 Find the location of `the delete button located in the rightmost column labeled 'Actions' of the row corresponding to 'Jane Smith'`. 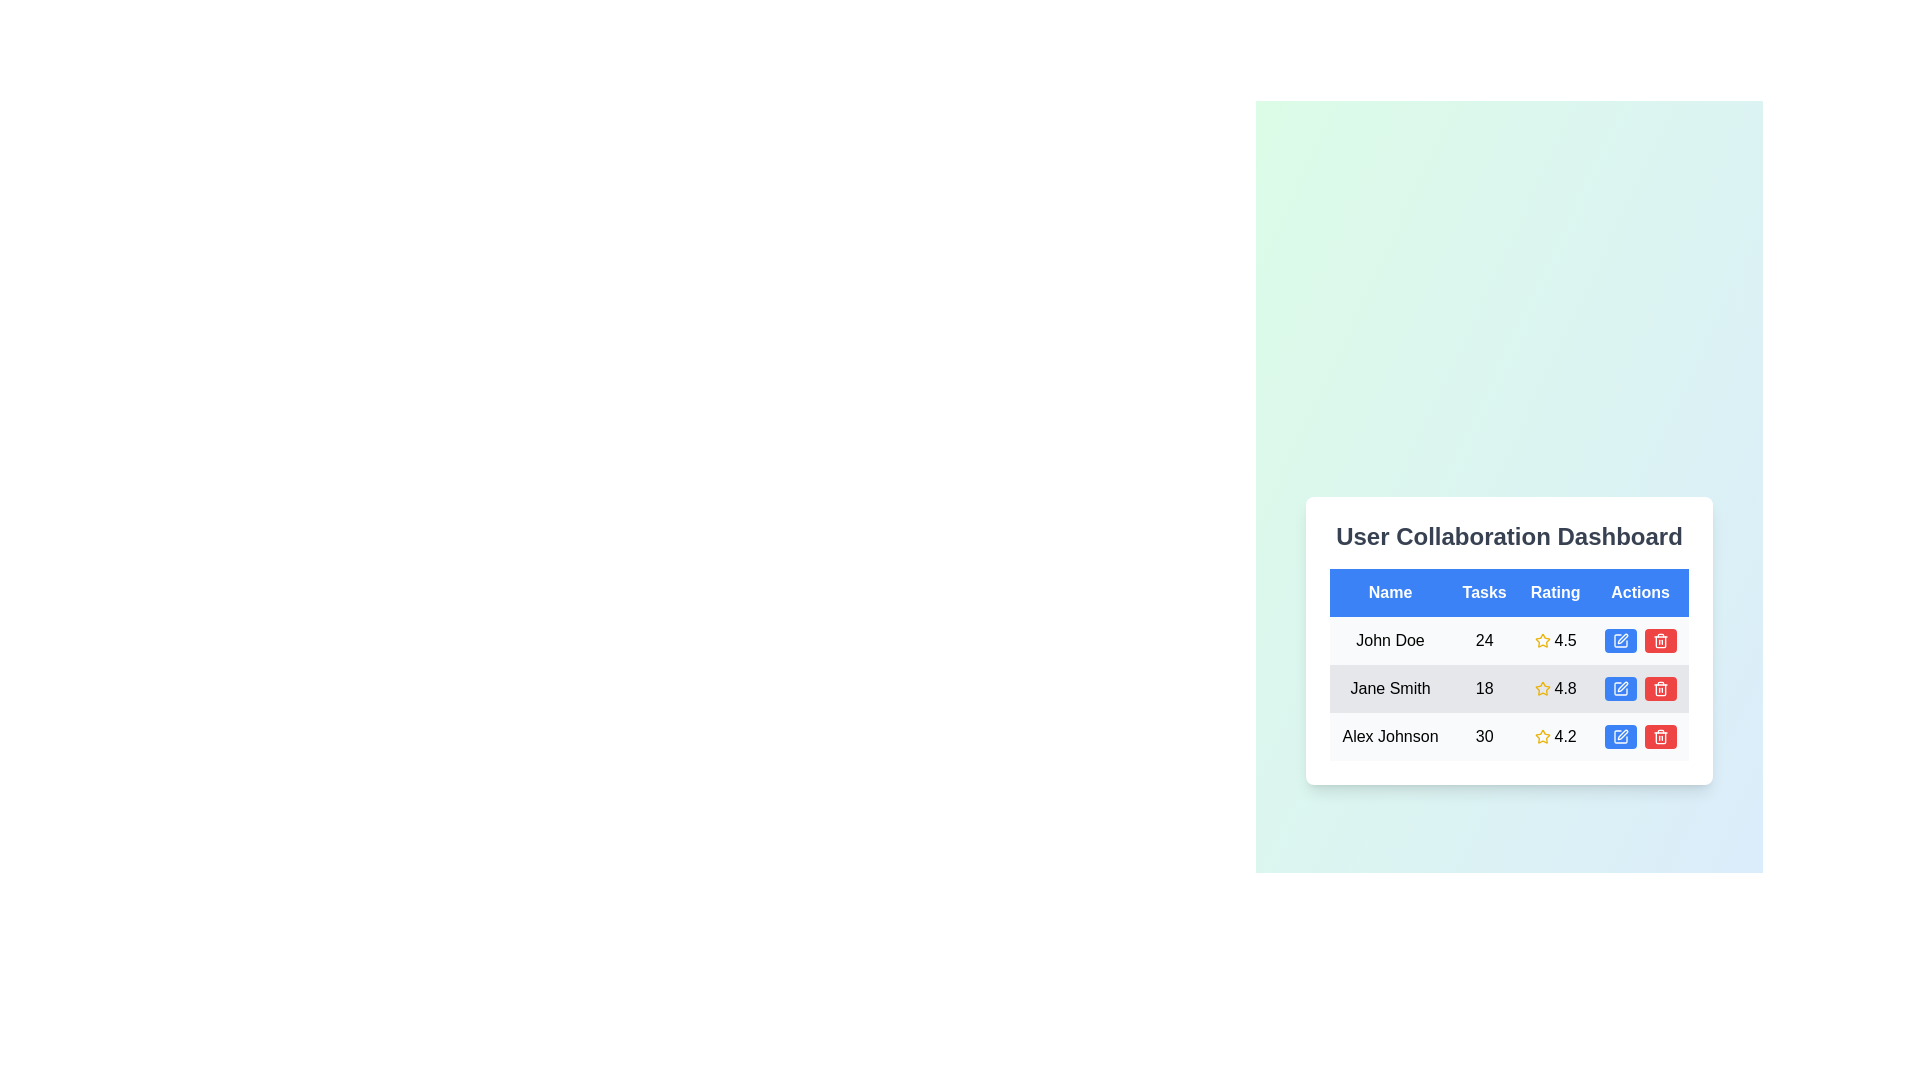

the delete button located in the rightmost column labeled 'Actions' of the row corresponding to 'Jane Smith' is located at coordinates (1660, 640).